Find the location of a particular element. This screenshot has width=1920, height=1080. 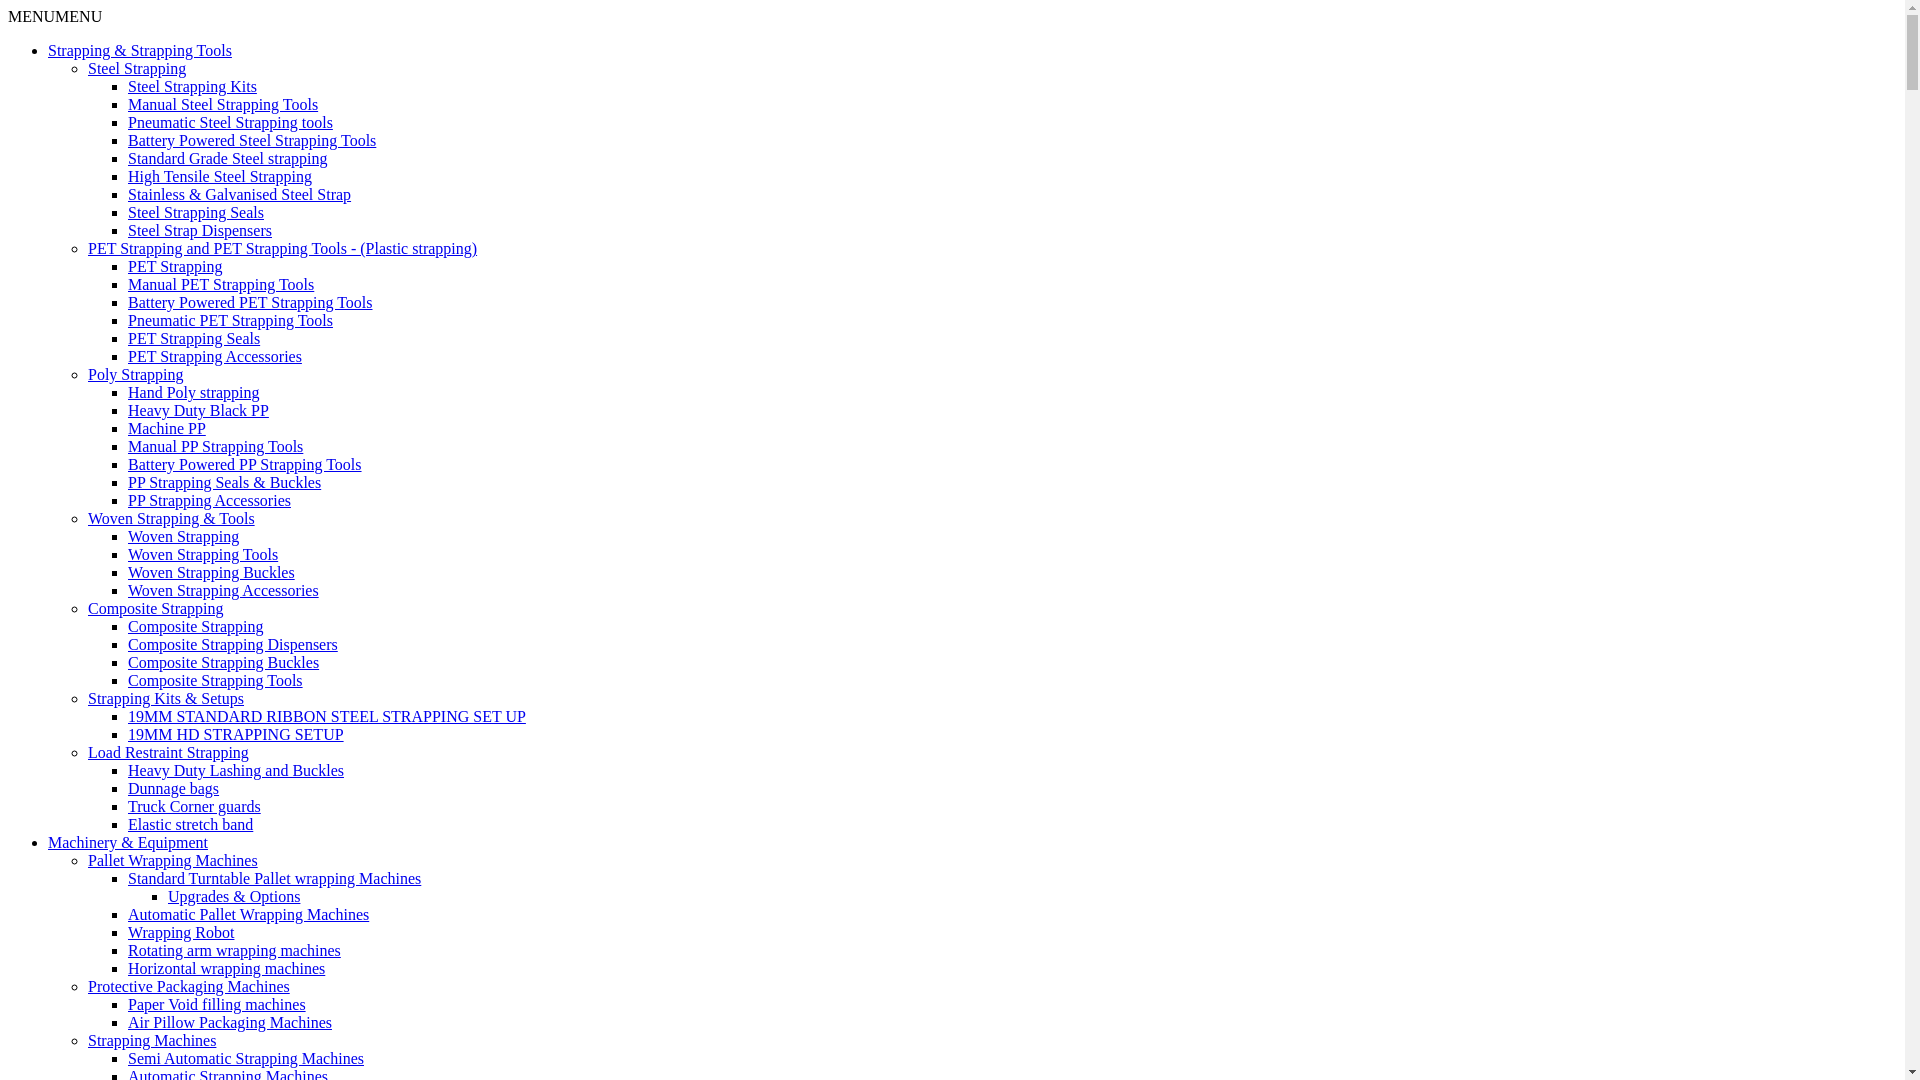

'Machine PP' is located at coordinates (167, 427).